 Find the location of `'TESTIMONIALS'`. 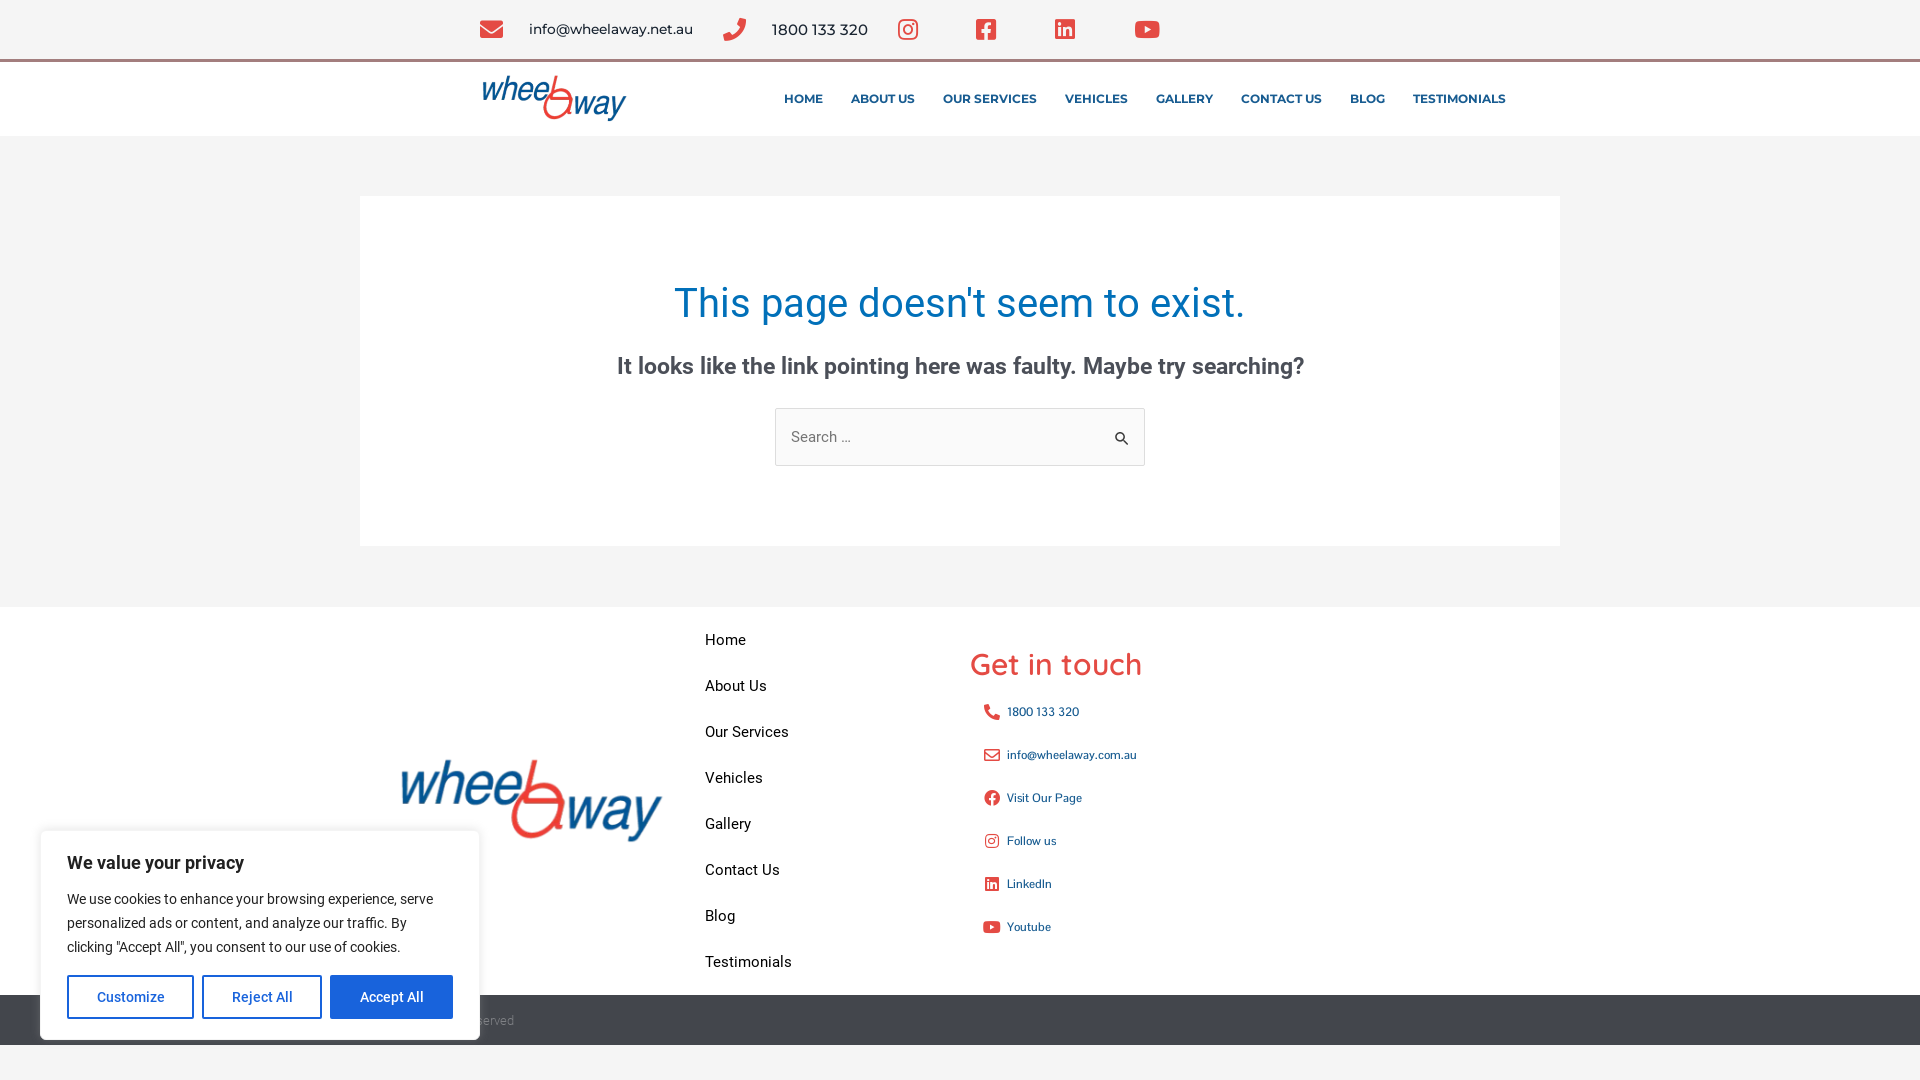

'TESTIMONIALS' is located at coordinates (1459, 99).